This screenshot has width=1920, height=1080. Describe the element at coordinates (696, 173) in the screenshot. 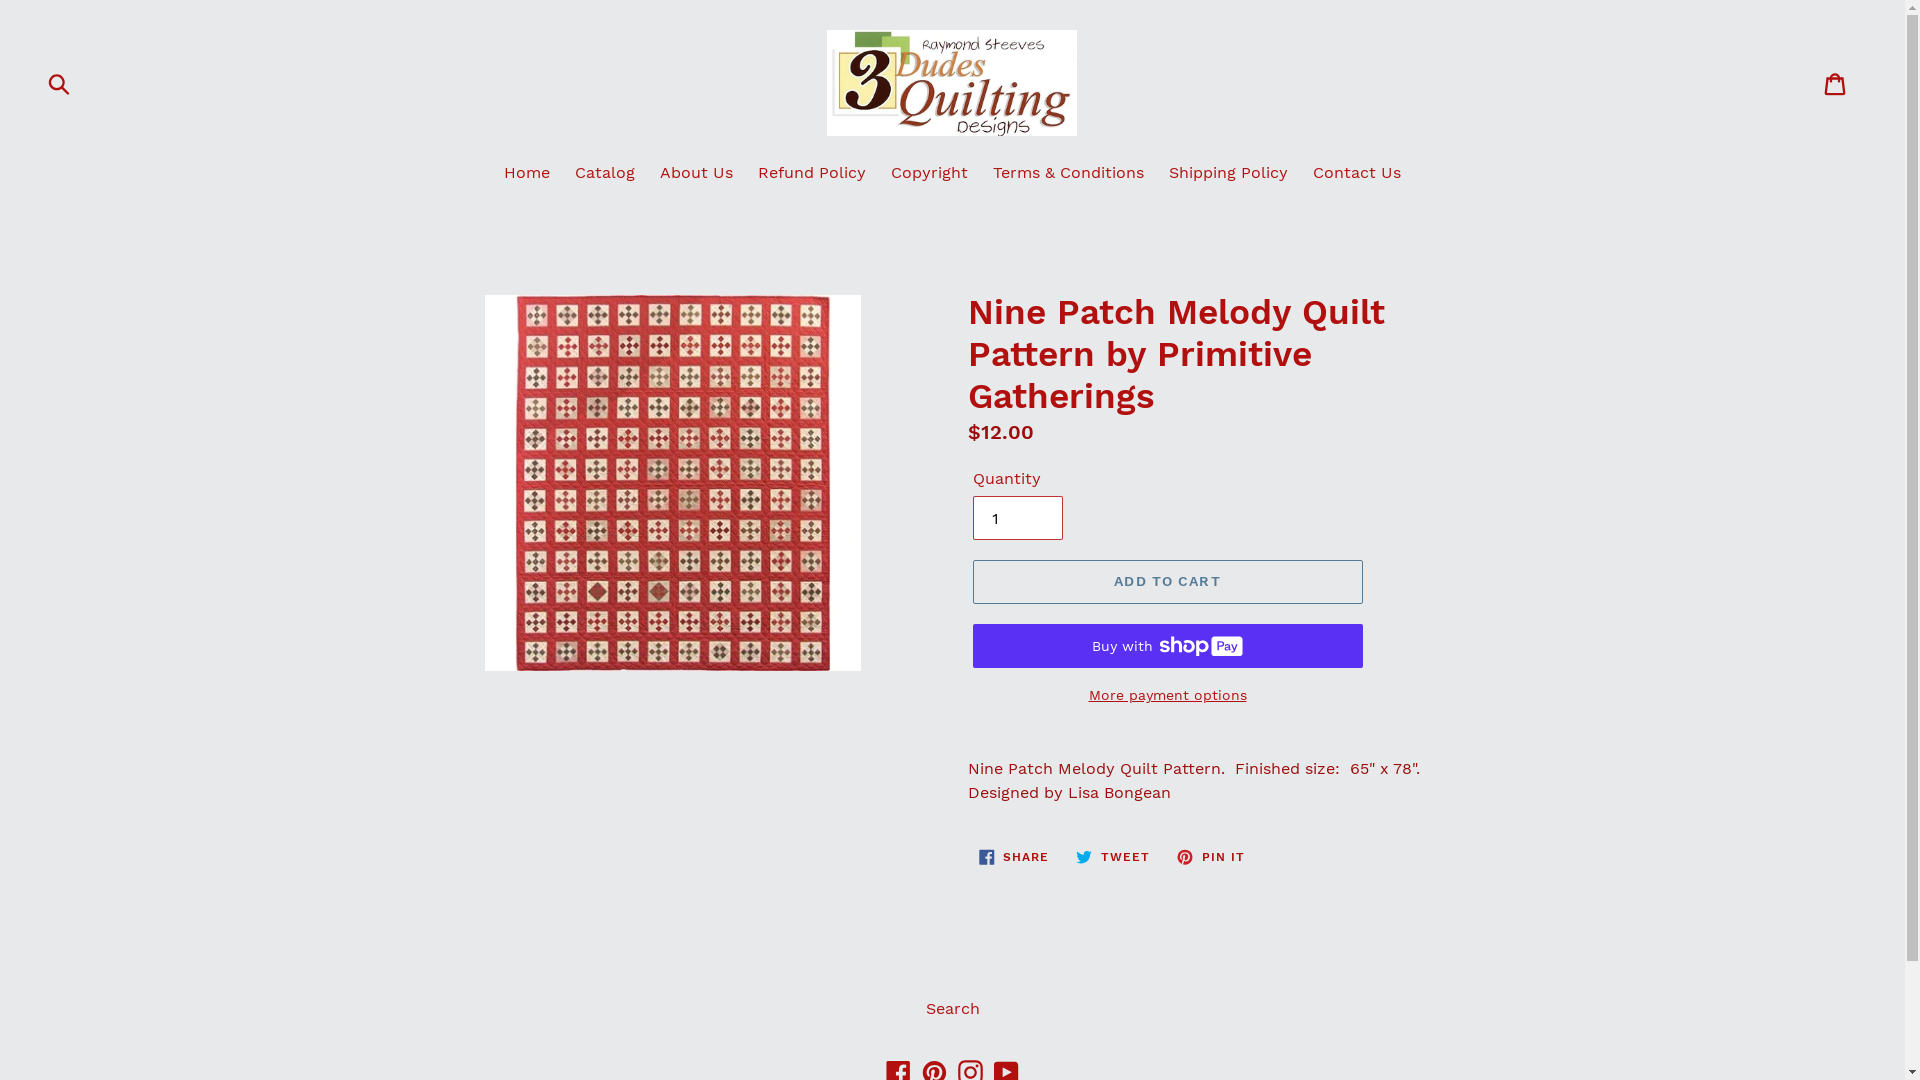

I see `'About Us'` at that location.